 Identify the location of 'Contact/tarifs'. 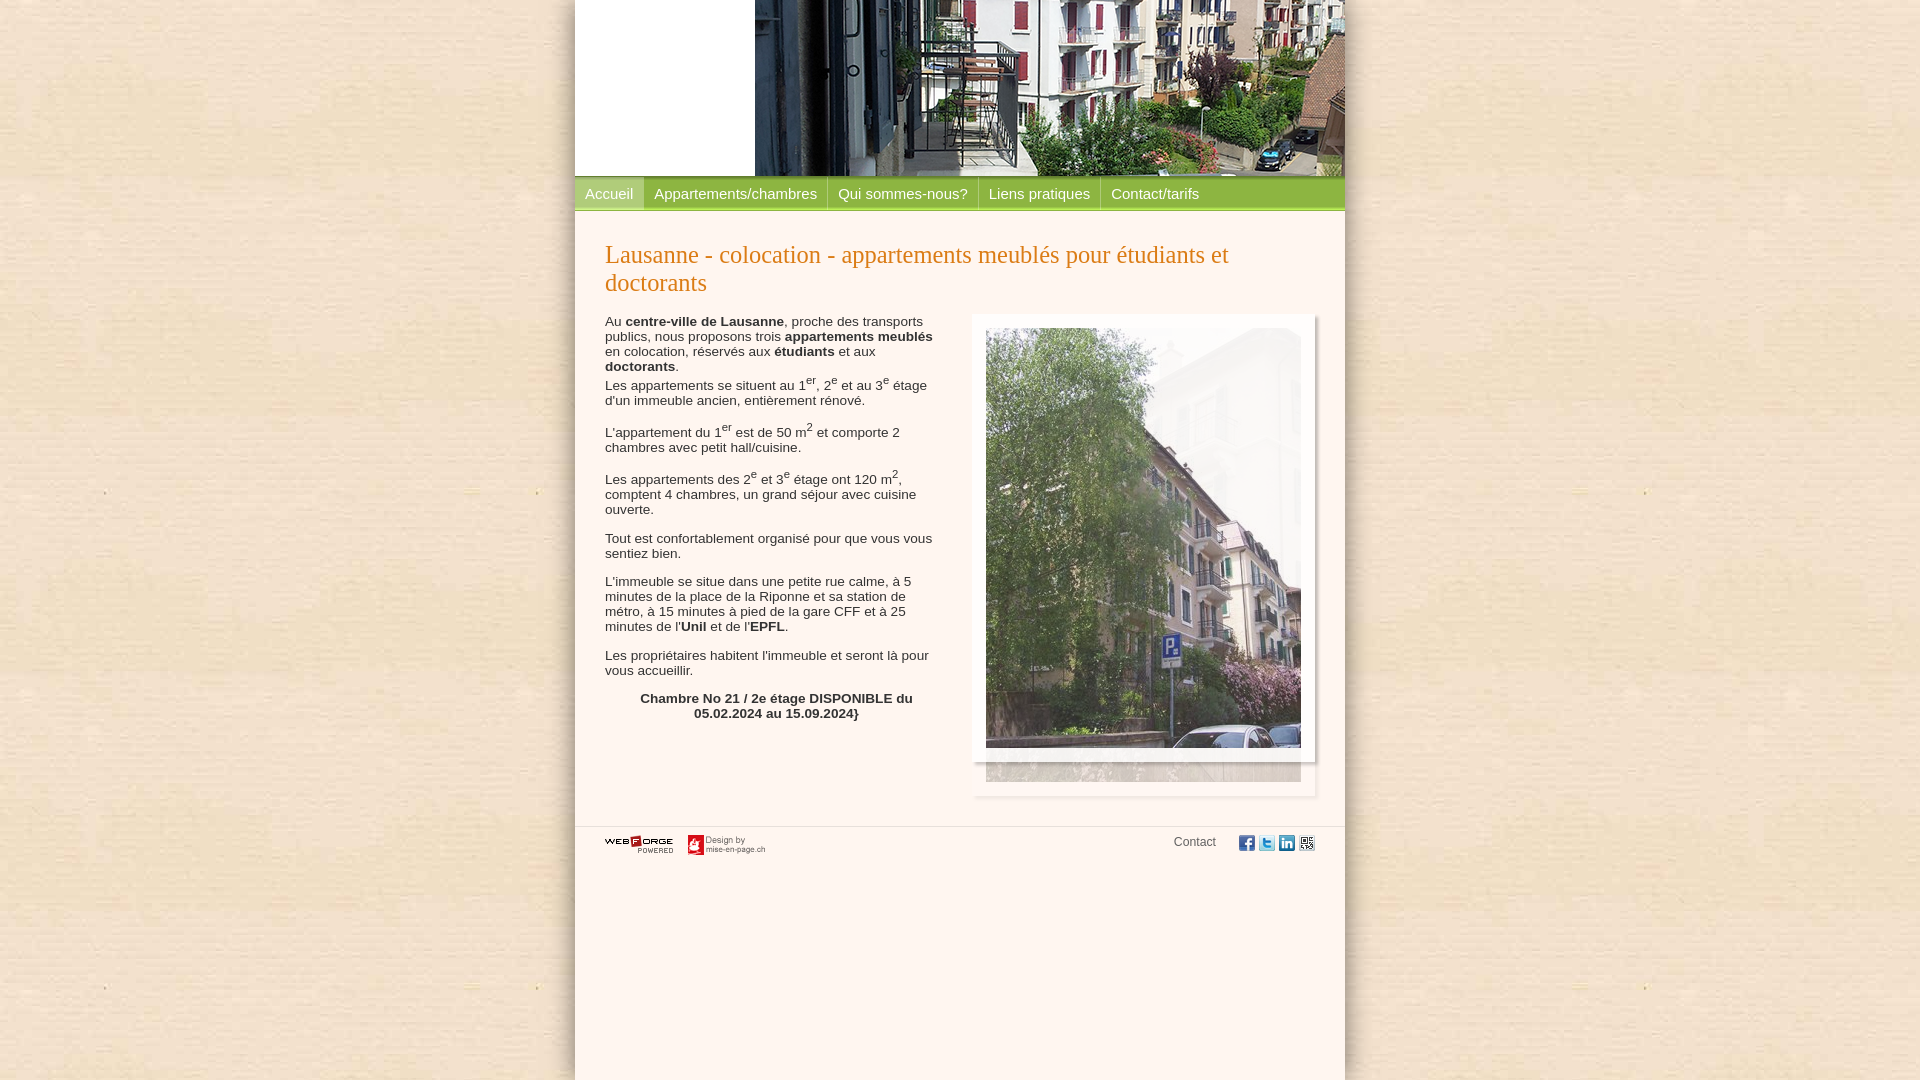
(1154, 193).